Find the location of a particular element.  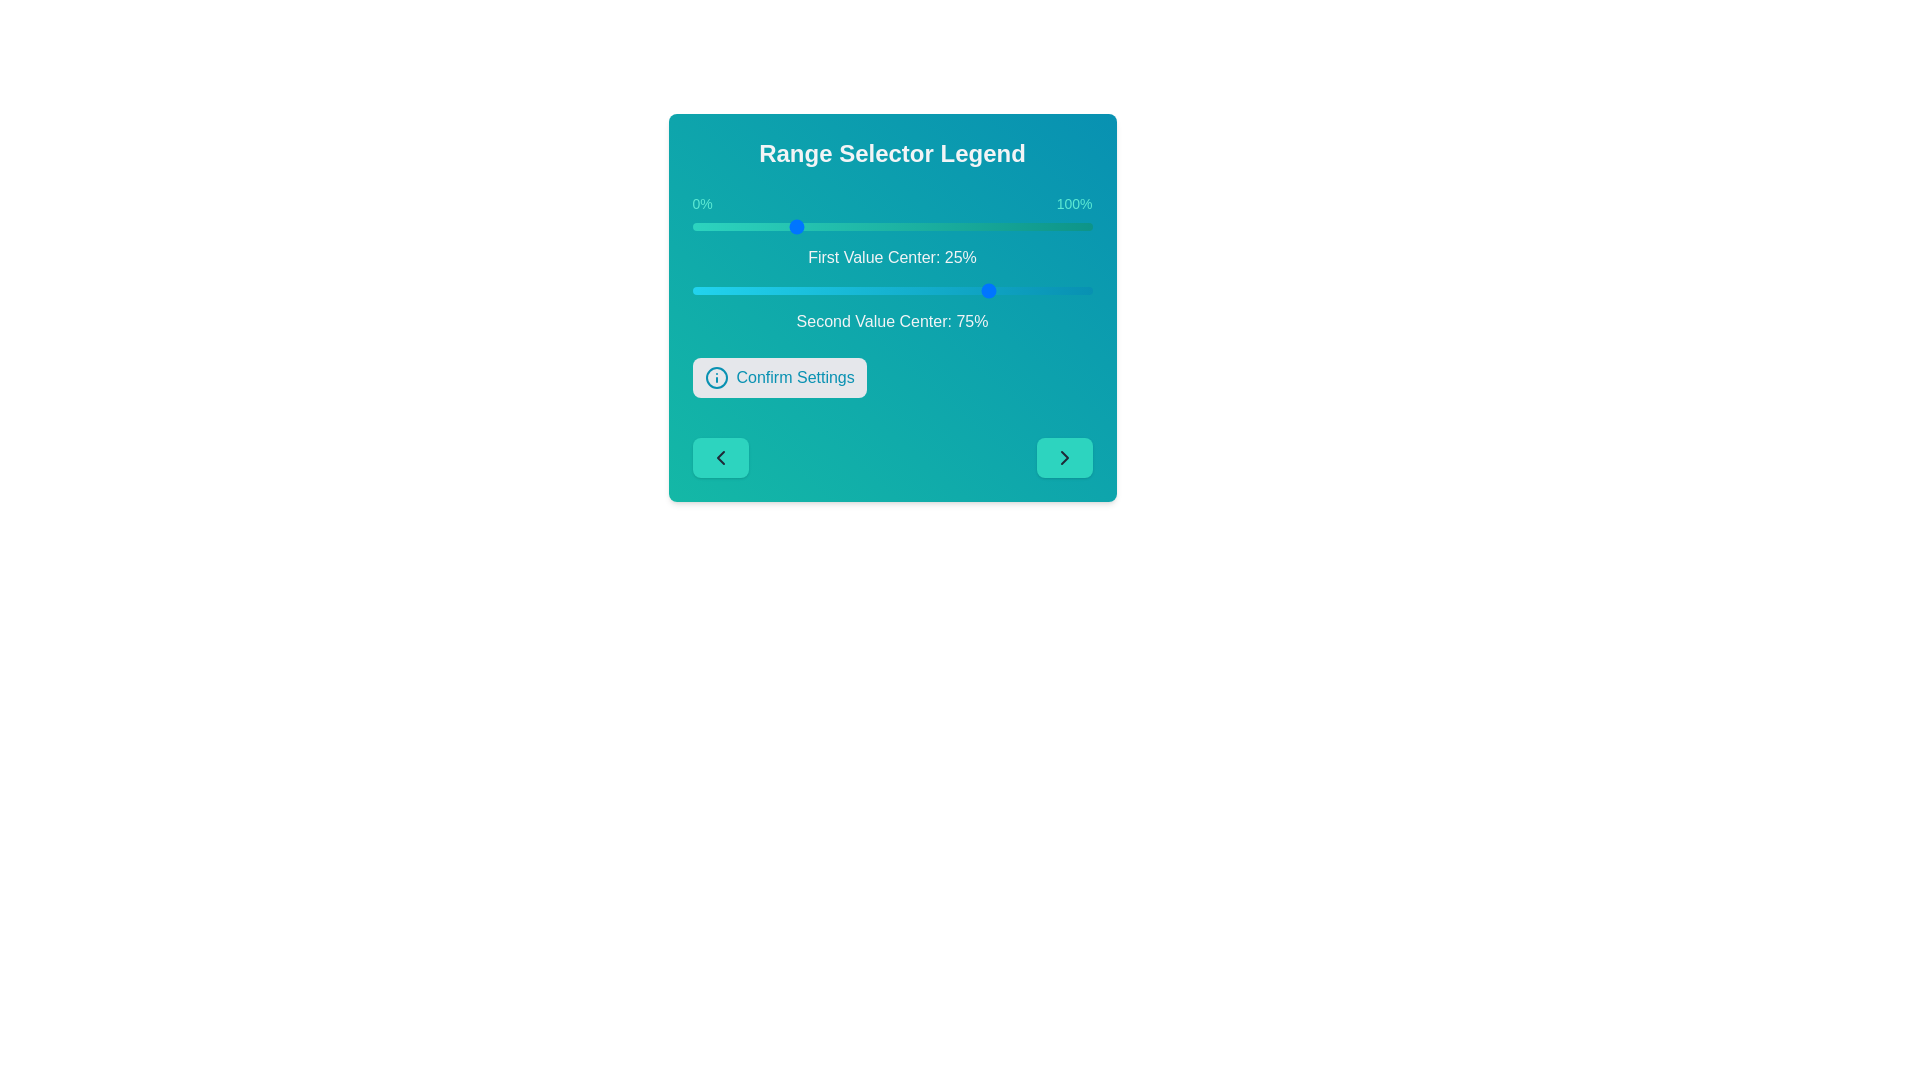

the slider value is located at coordinates (955, 290).